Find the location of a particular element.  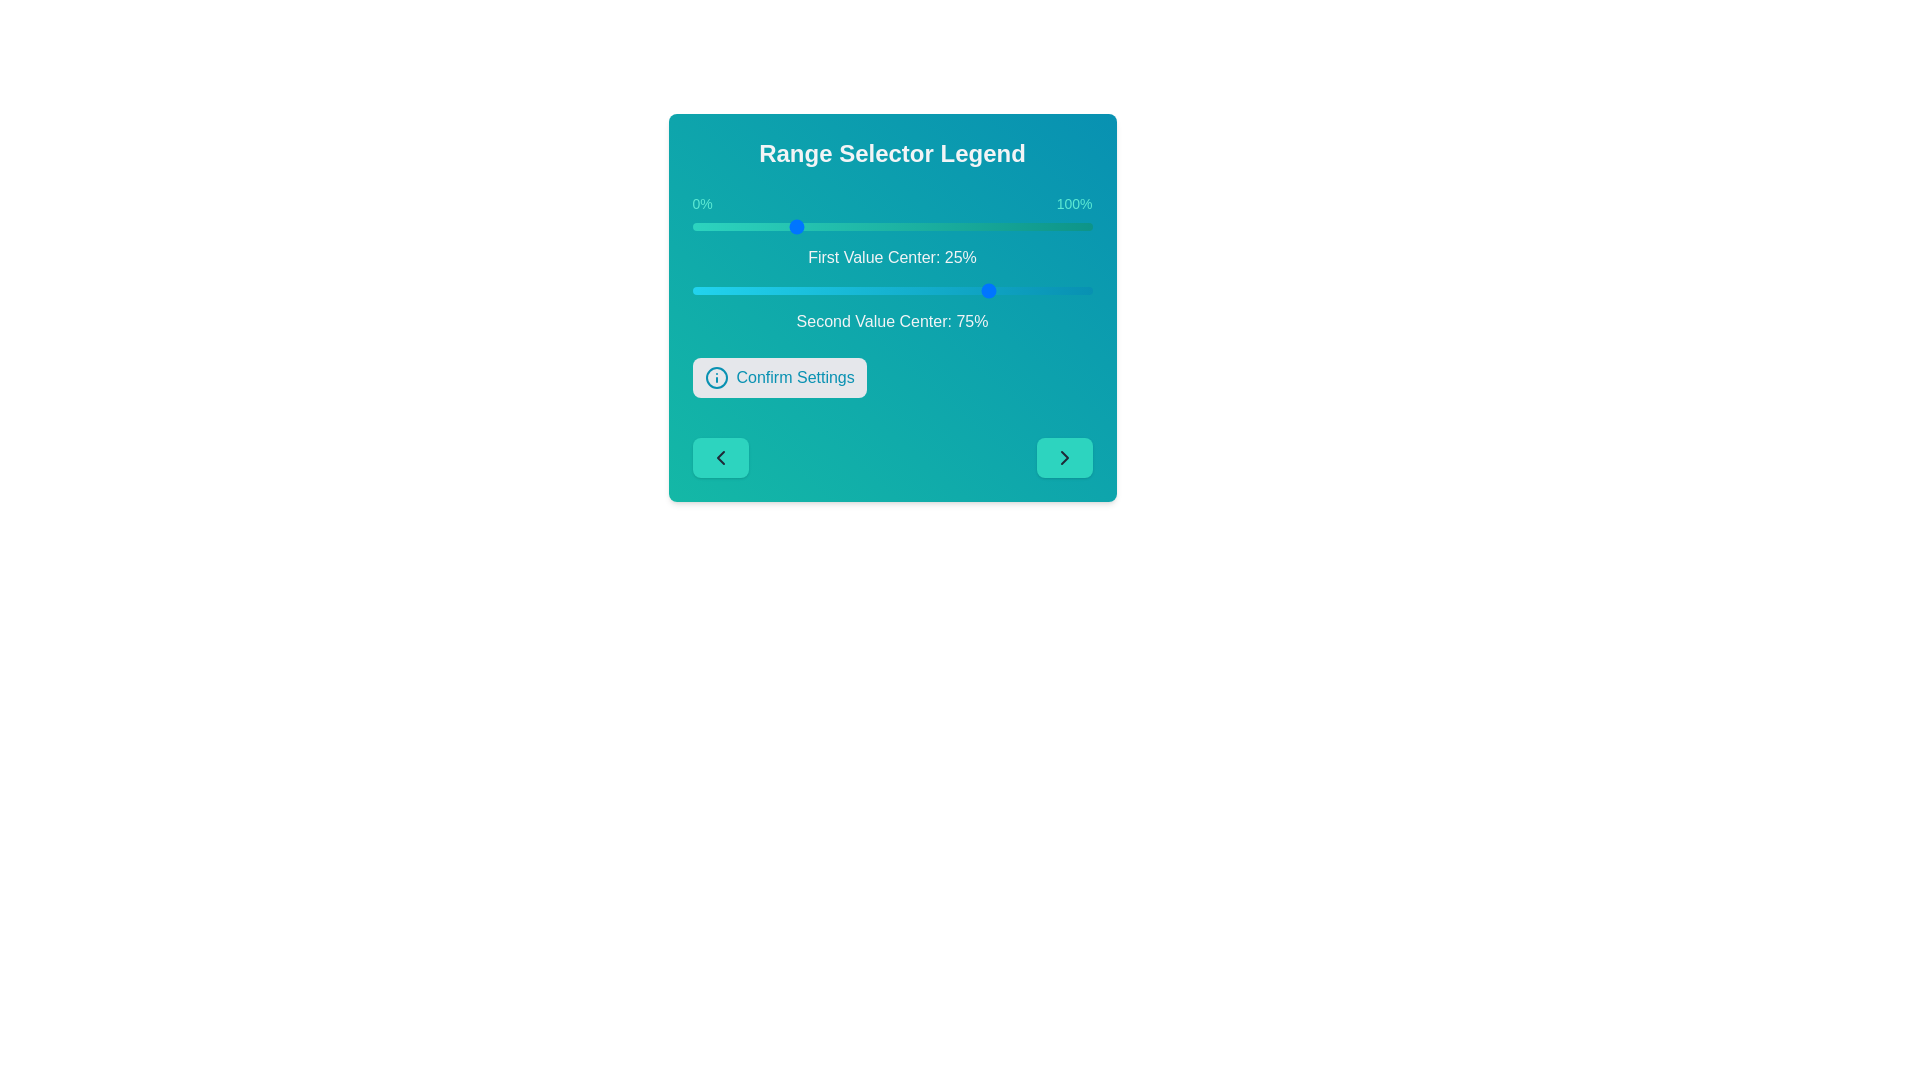

the slider value is located at coordinates (955, 290).